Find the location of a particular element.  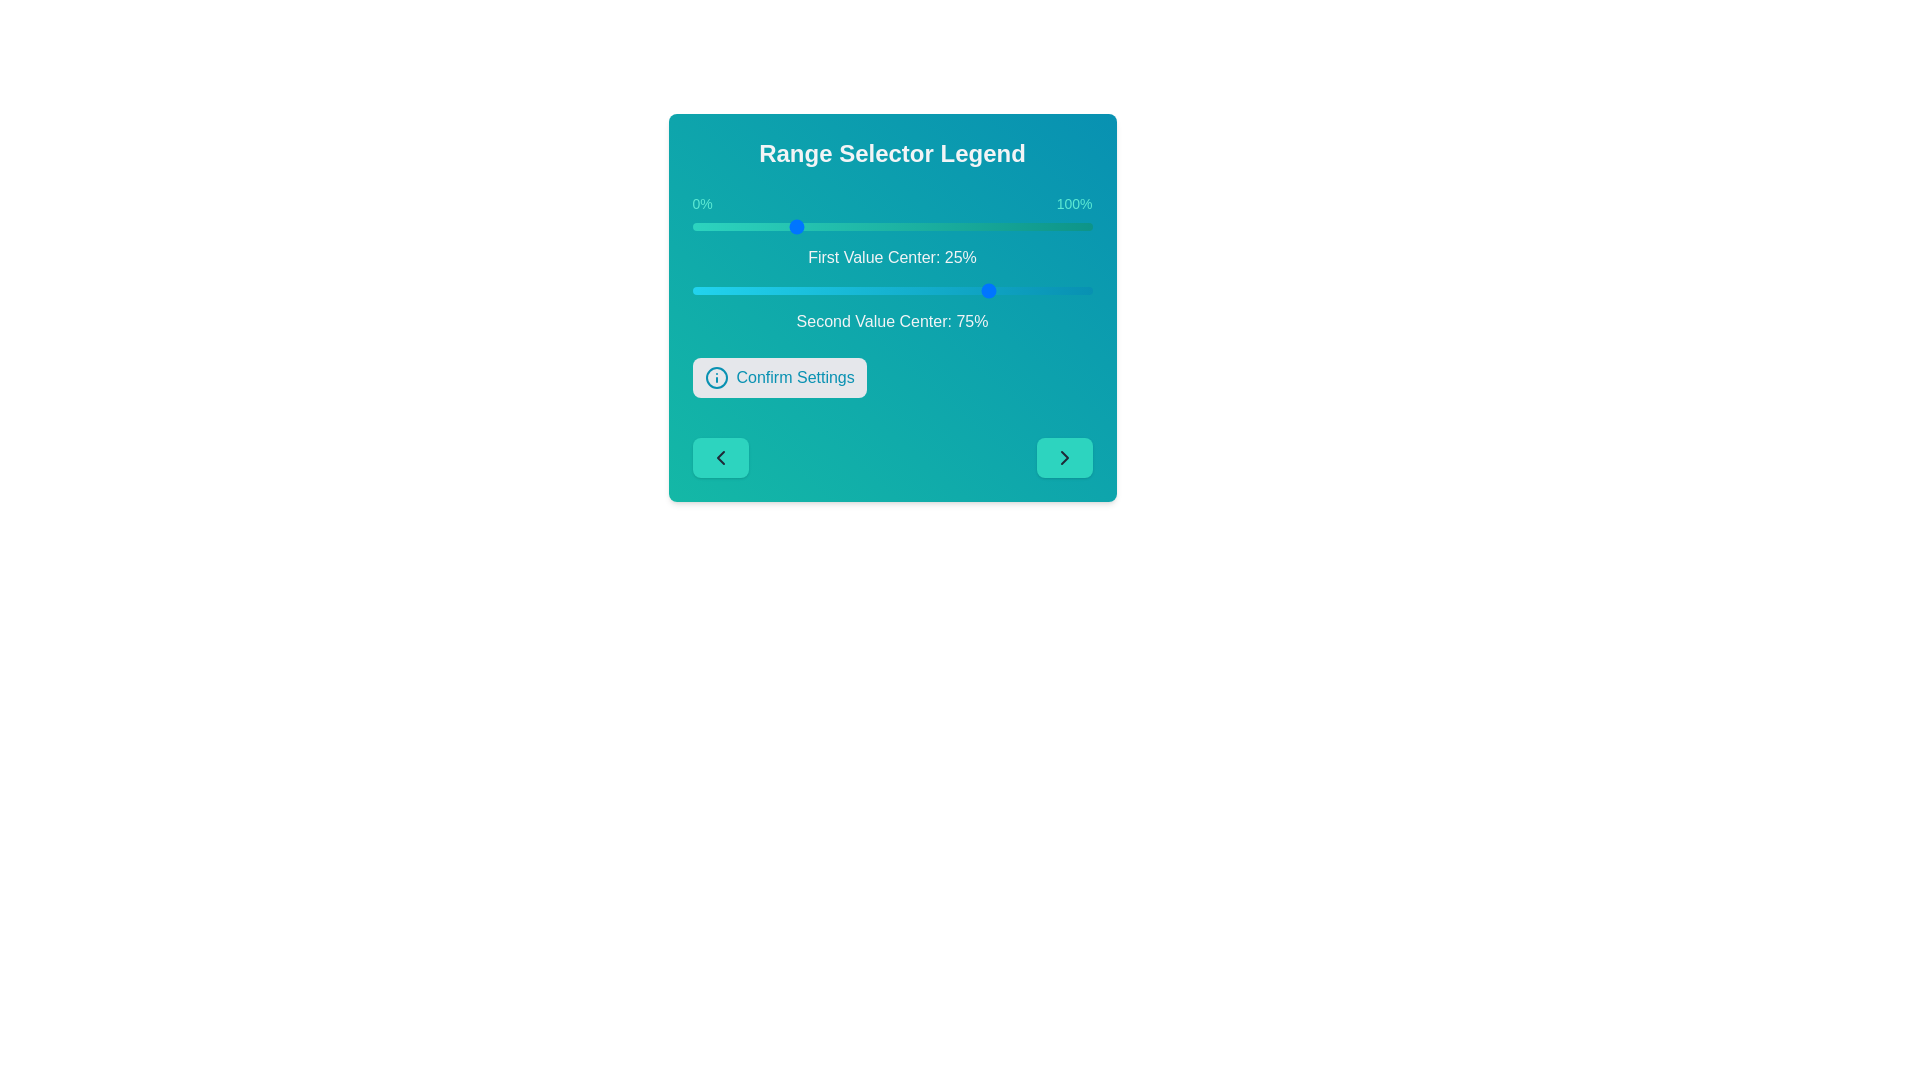

the slider value is located at coordinates (955, 290).